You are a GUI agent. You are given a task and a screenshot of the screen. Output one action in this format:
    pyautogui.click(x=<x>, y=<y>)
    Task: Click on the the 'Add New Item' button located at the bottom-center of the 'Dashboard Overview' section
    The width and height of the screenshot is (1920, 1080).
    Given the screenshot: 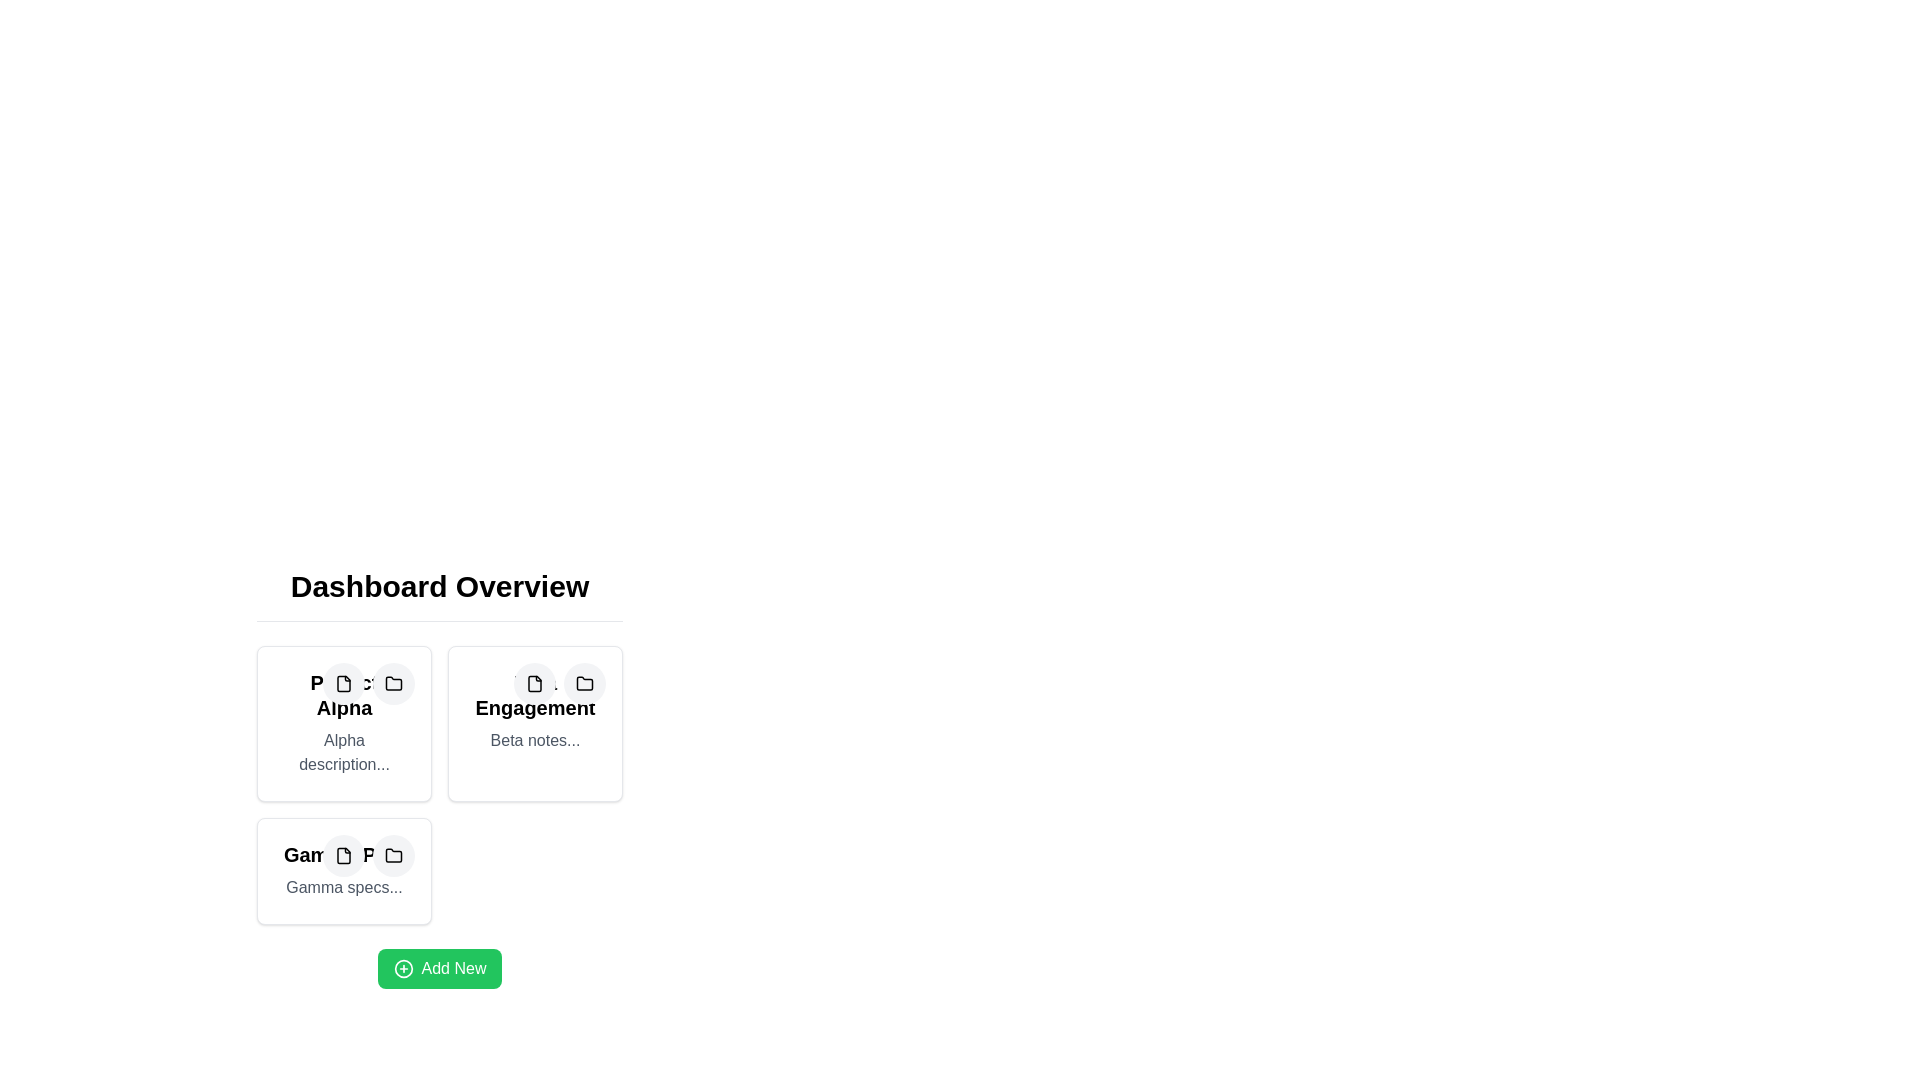 What is the action you would take?
    pyautogui.click(x=439, y=967)
    